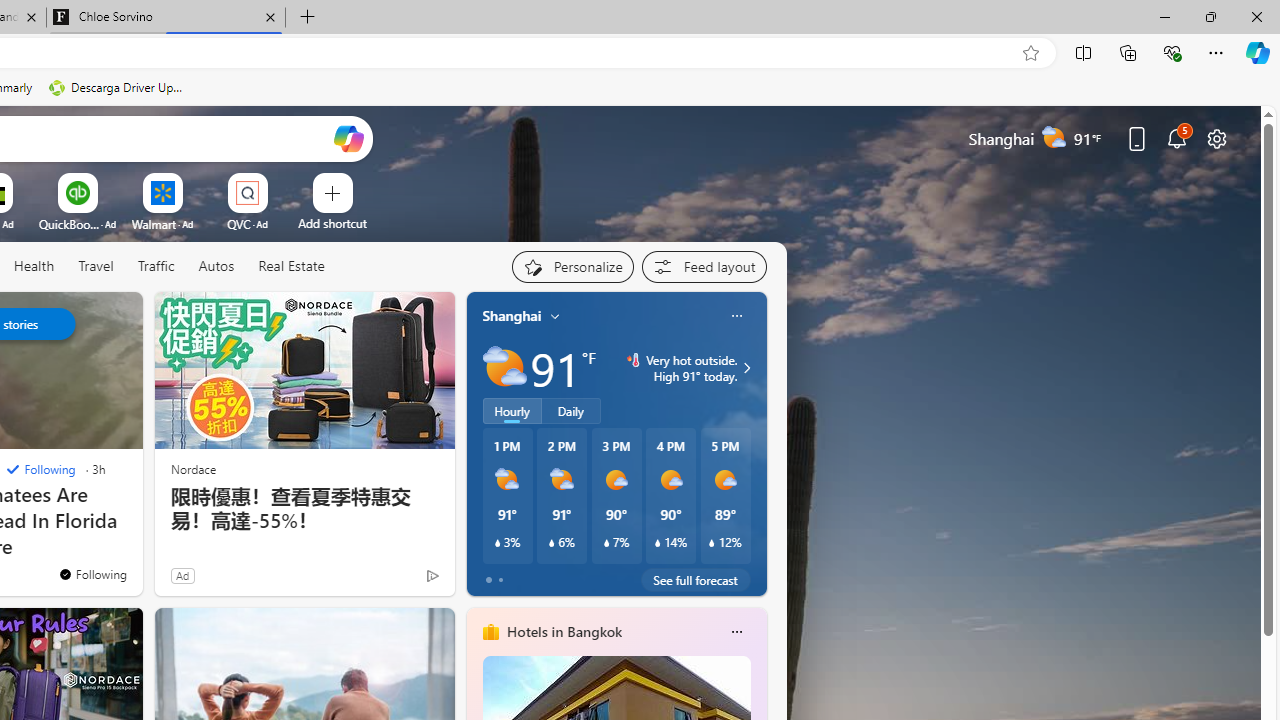 The image size is (1280, 720). I want to click on 'Page settings', so click(1215, 137).